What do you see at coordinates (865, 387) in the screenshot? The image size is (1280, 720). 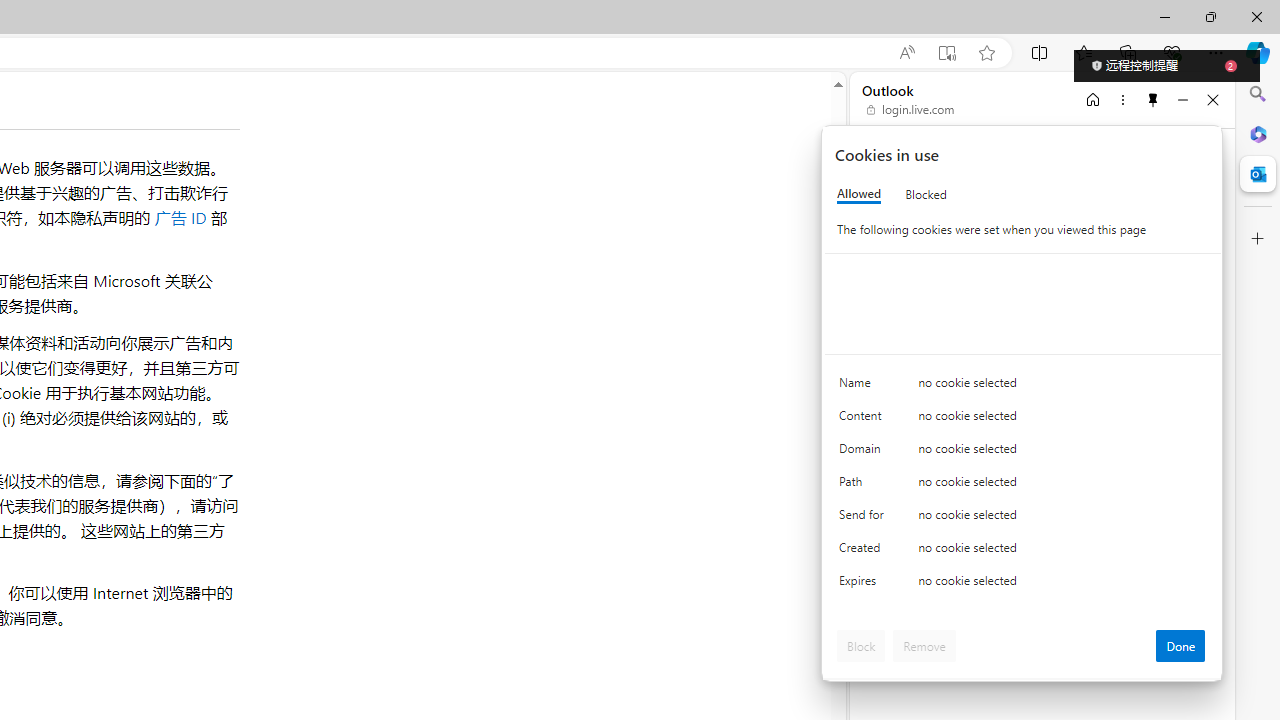 I see `'Name'` at bounding box center [865, 387].